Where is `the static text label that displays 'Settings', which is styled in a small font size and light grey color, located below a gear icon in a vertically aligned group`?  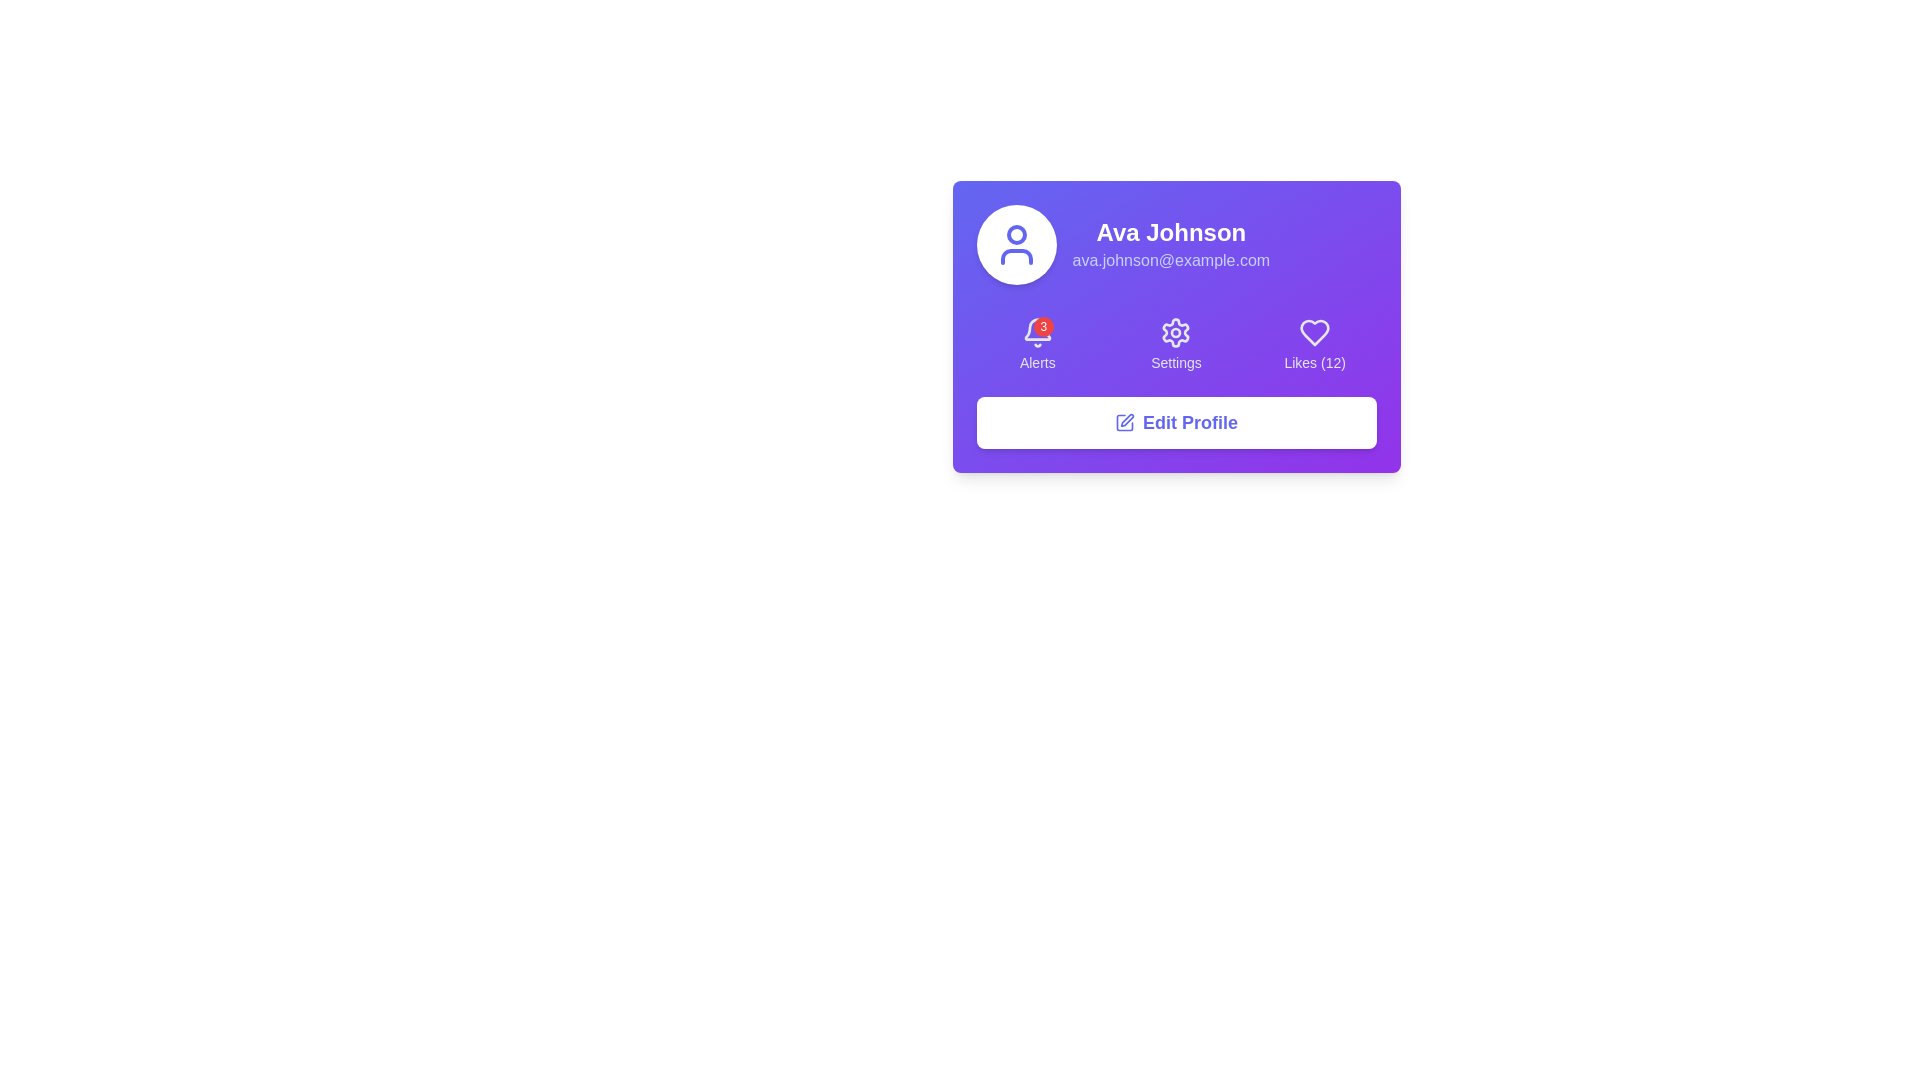
the static text label that displays 'Settings', which is styled in a small font size and light grey color, located below a gear icon in a vertically aligned group is located at coordinates (1176, 362).